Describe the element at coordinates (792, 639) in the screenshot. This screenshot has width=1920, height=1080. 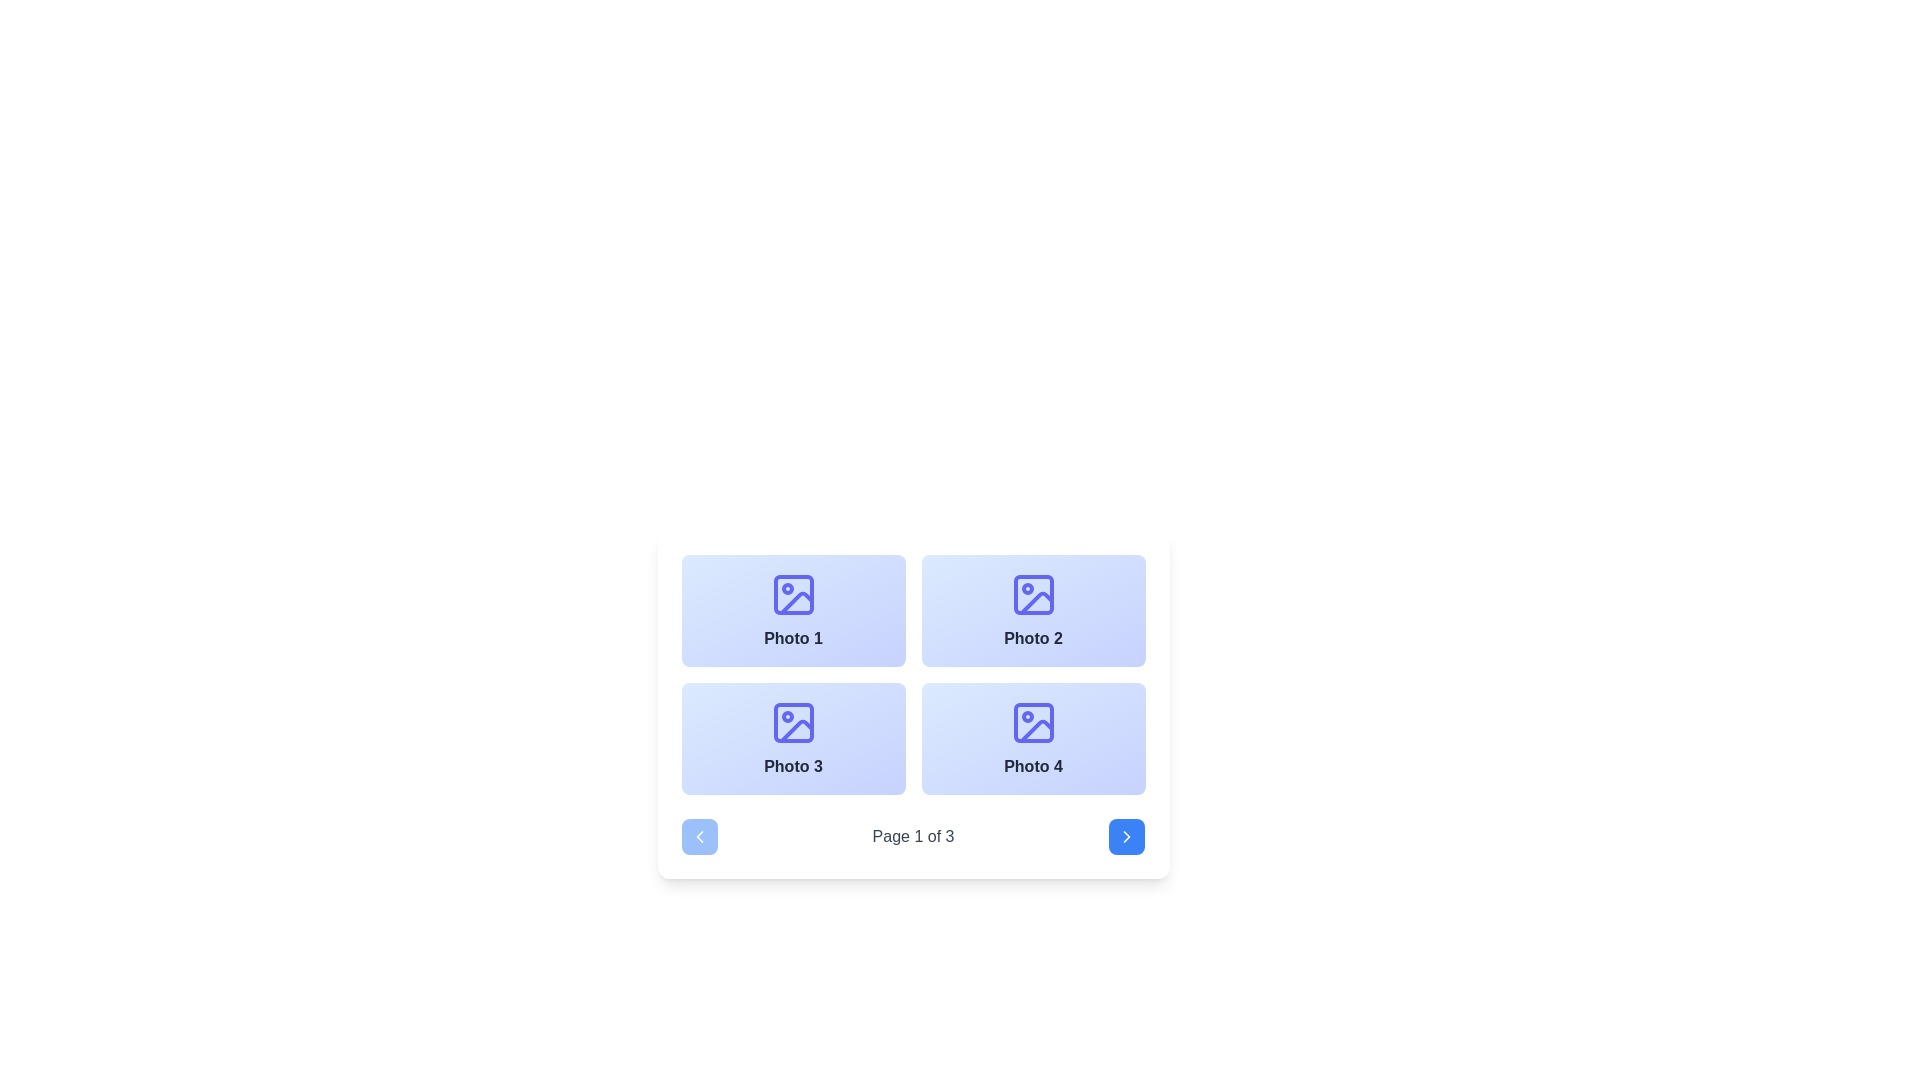
I see `the text label that serves as a title for the associated image in the top-left card of the grid layout` at that location.